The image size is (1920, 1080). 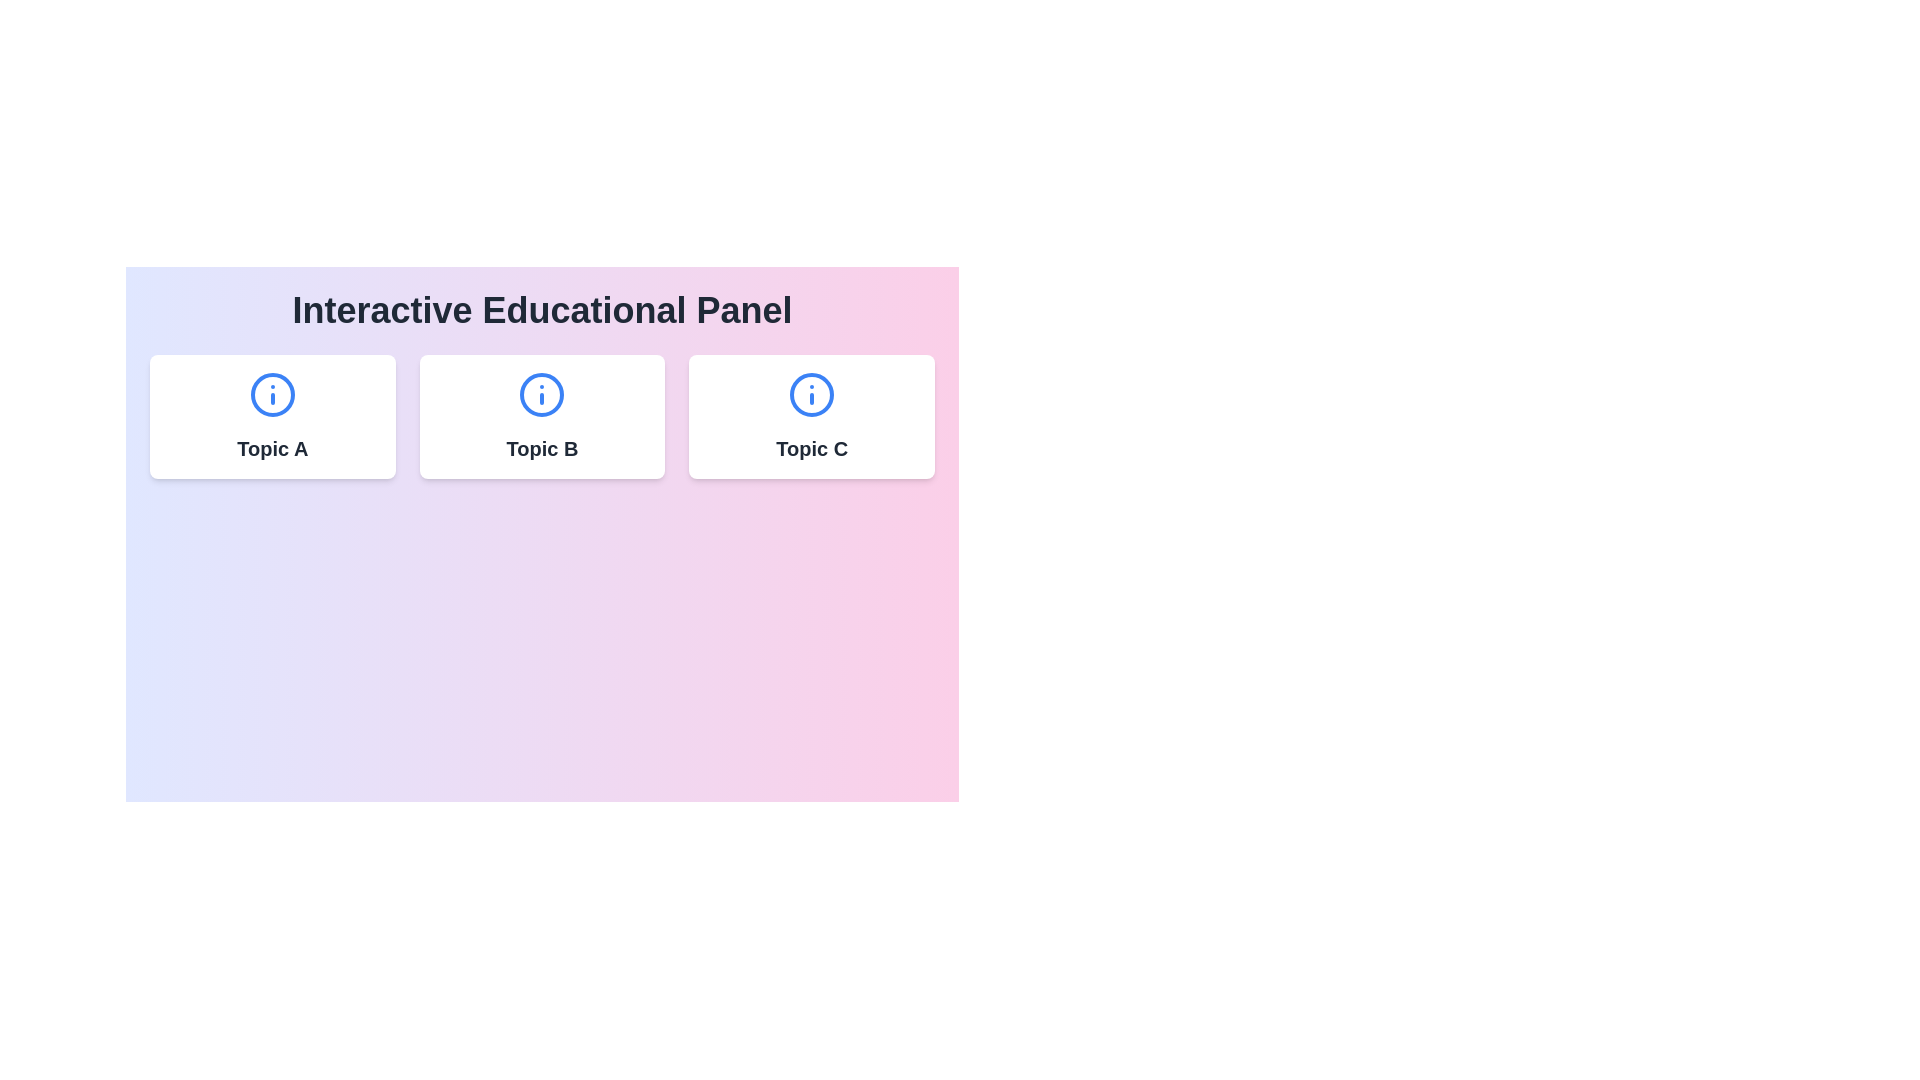 What do you see at coordinates (271, 415) in the screenshot?
I see `details of the Informational Card element, which features a blue circular icon with an information symbol and bold text 'Topic A' below it, located at the top-left corner of the grid layout` at bounding box center [271, 415].